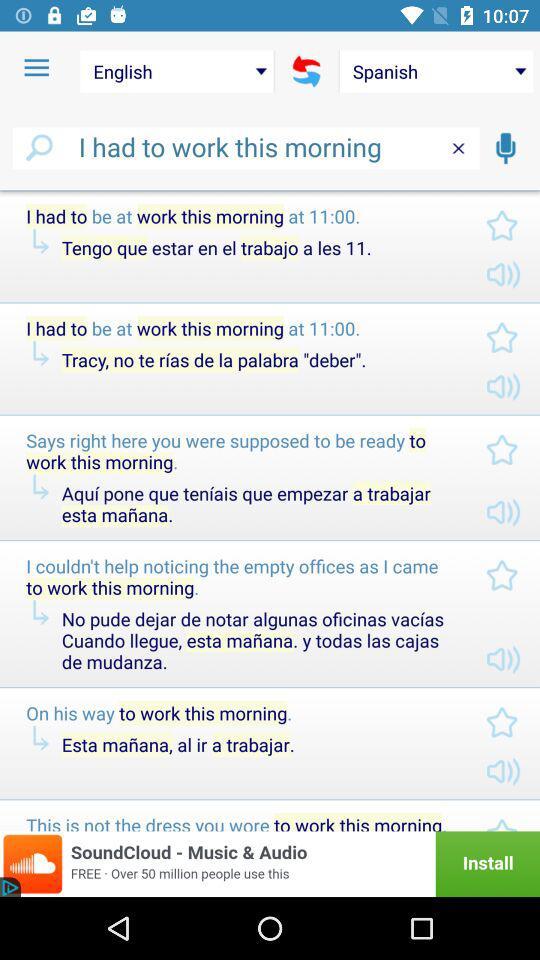 This screenshot has height=960, width=540. Describe the element at coordinates (177, 71) in the screenshot. I see `the icon above i had to item` at that location.